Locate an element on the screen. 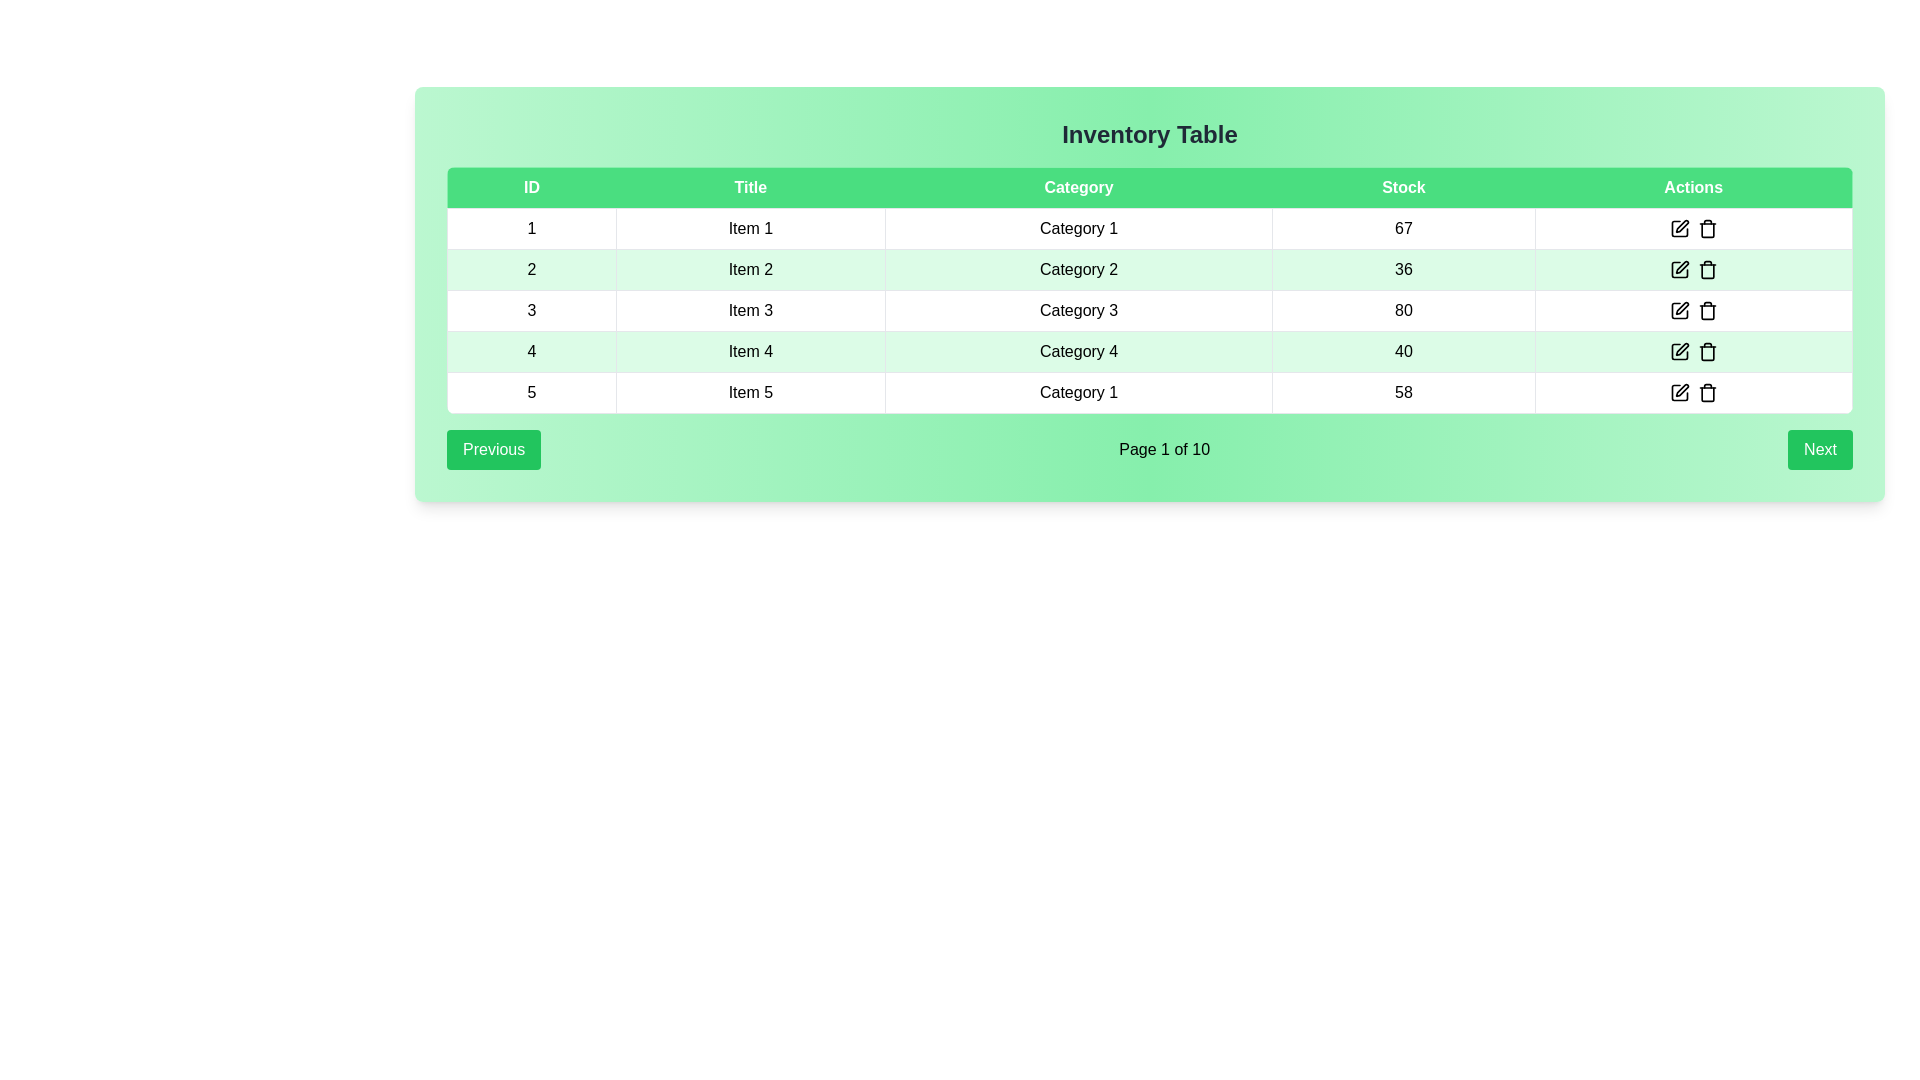  the table cell displaying the title 'Item 4' in the Inventory Table, located in the fourth row and second column is located at coordinates (749, 350).